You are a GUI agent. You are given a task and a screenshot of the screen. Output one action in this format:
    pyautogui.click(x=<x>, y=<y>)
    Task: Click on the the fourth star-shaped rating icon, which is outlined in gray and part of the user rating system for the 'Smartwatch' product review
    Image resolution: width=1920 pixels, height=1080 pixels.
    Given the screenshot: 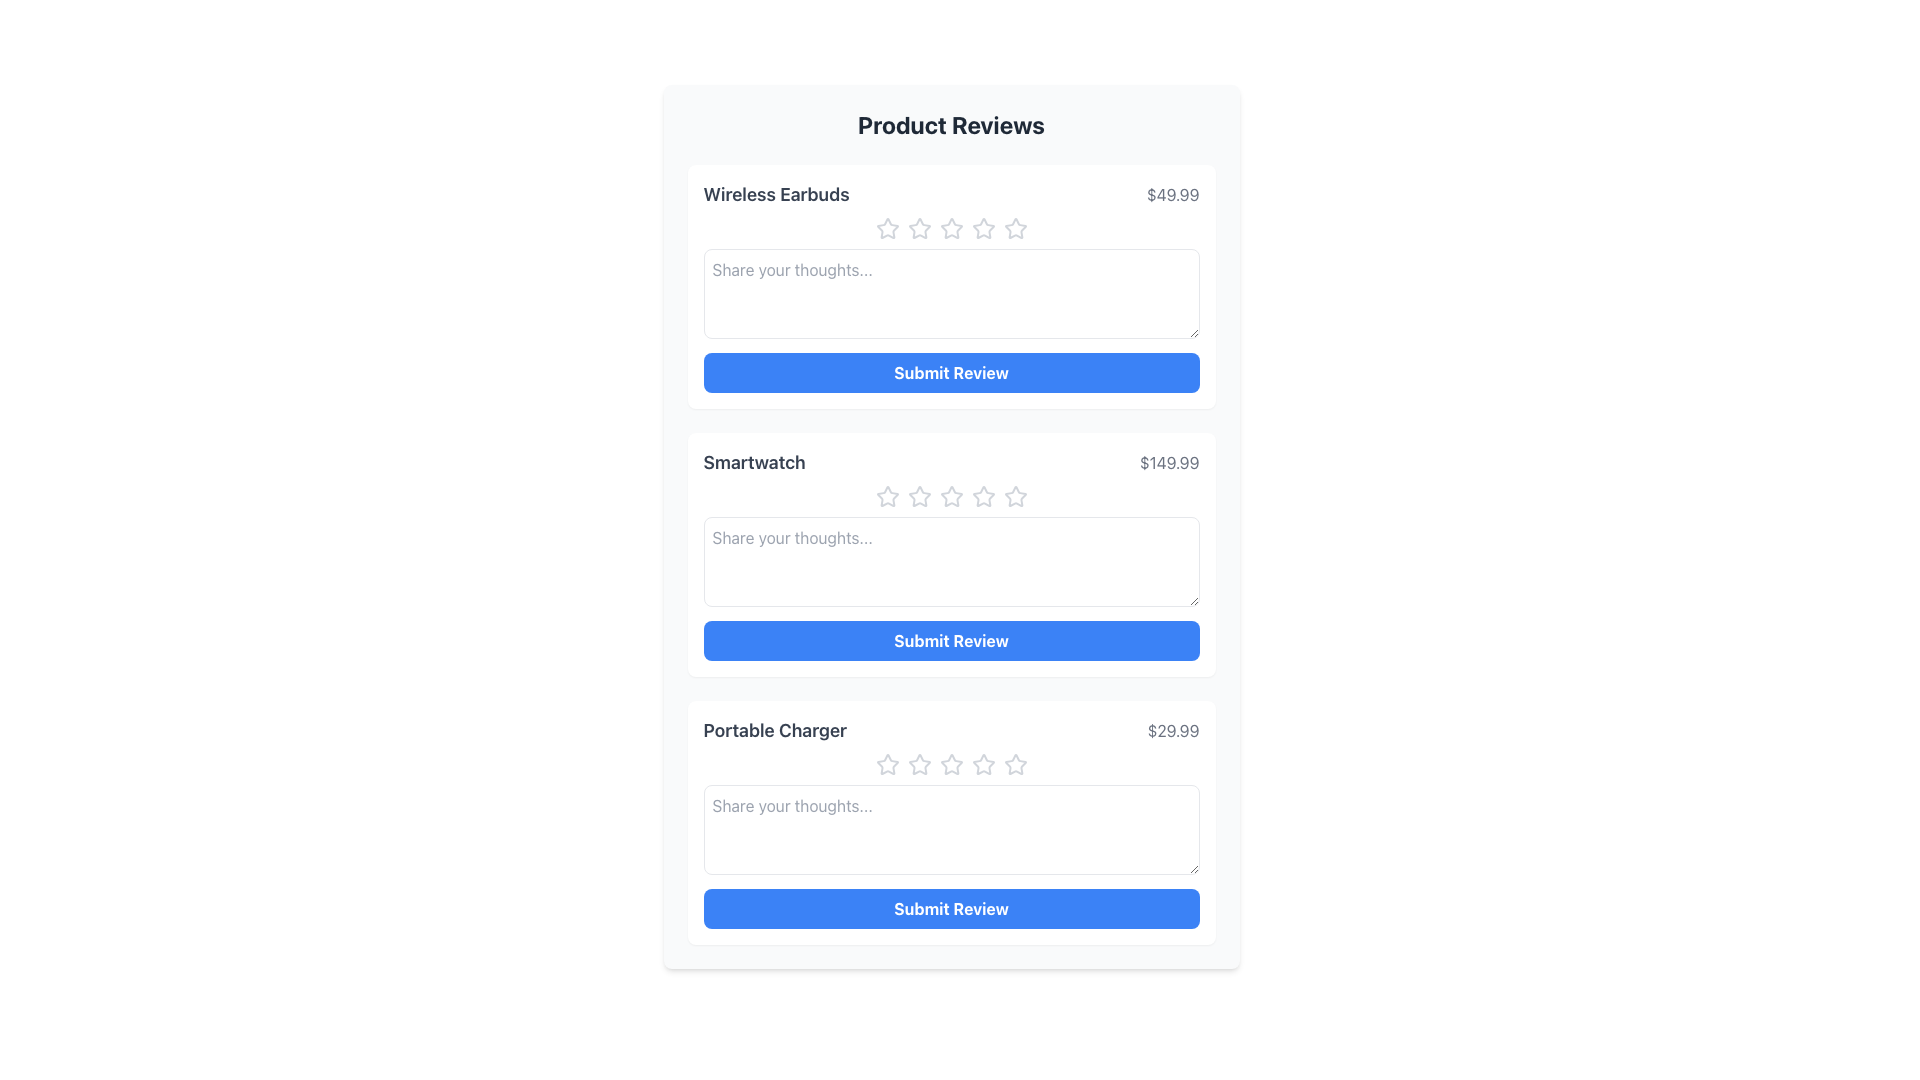 What is the action you would take?
    pyautogui.click(x=983, y=496)
    